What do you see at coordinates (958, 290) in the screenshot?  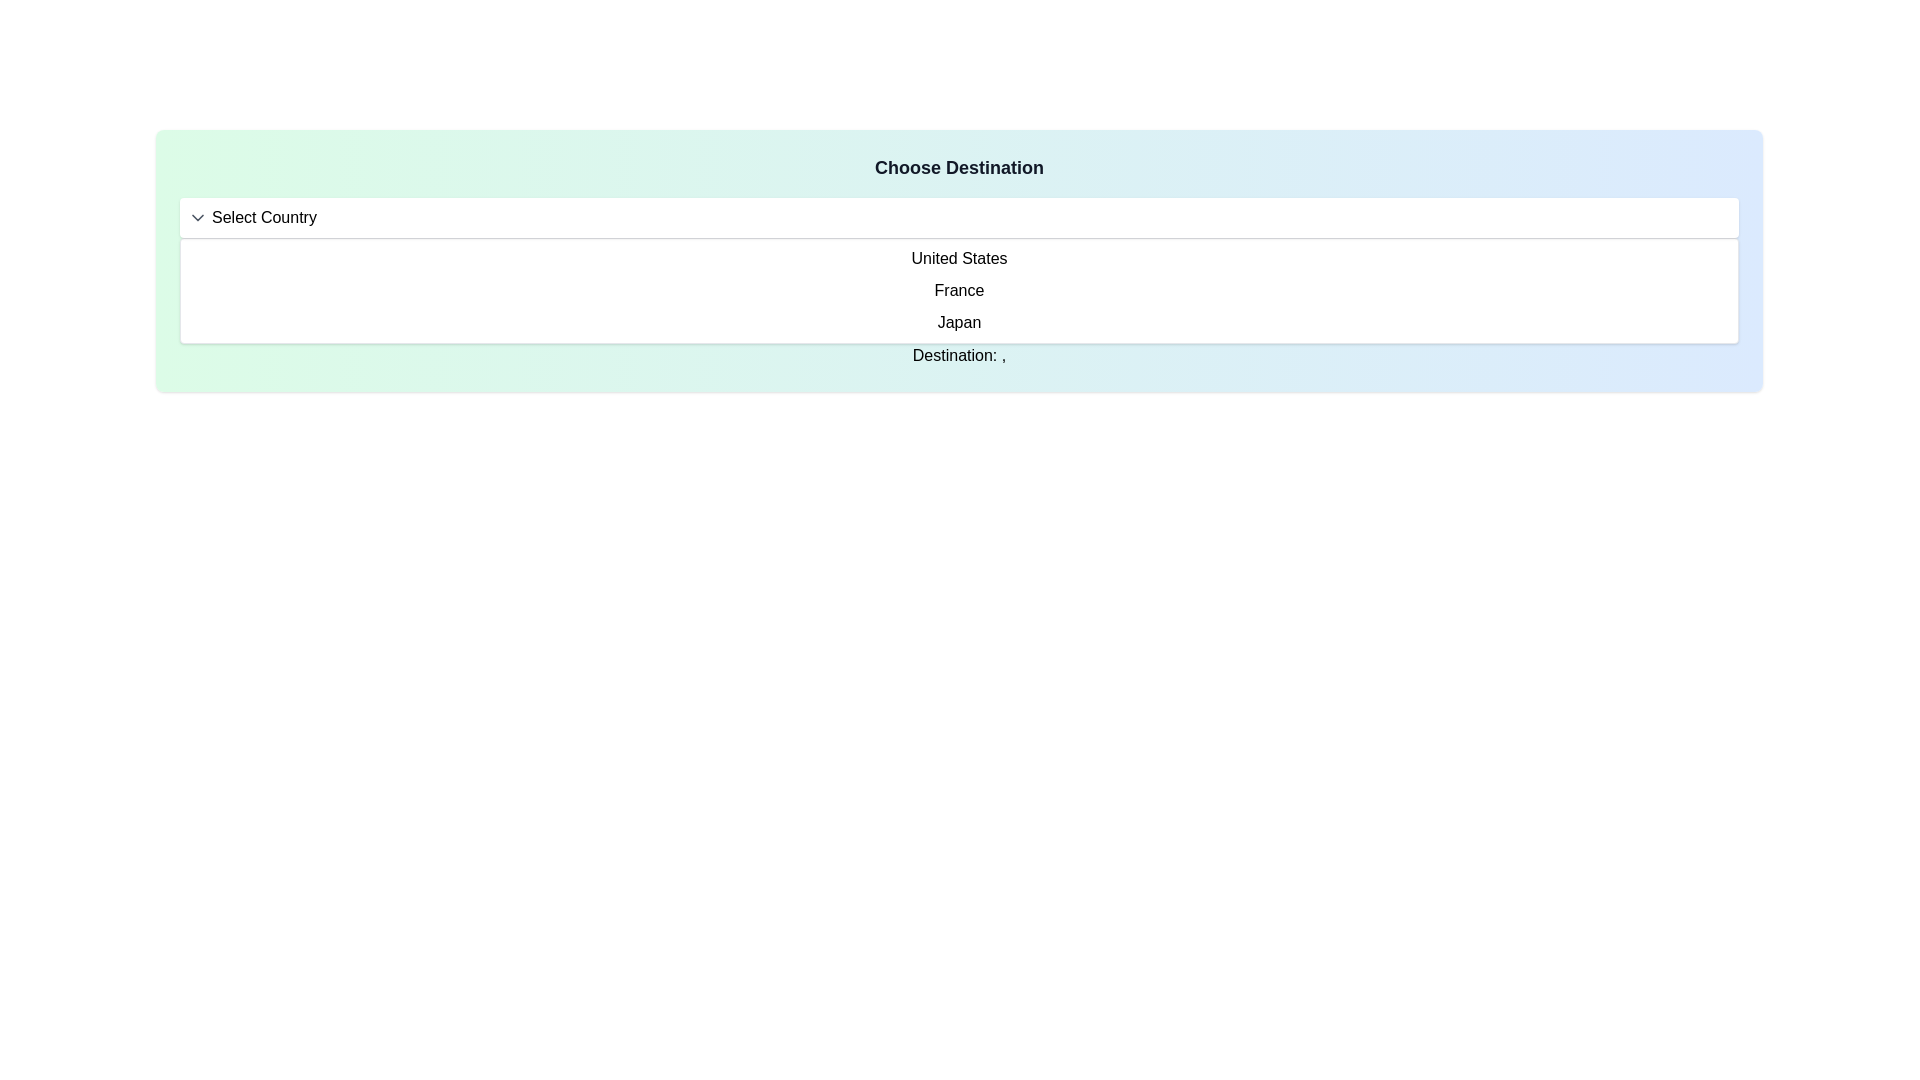 I see `the second option in the selectable list` at bounding box center [958, 290].